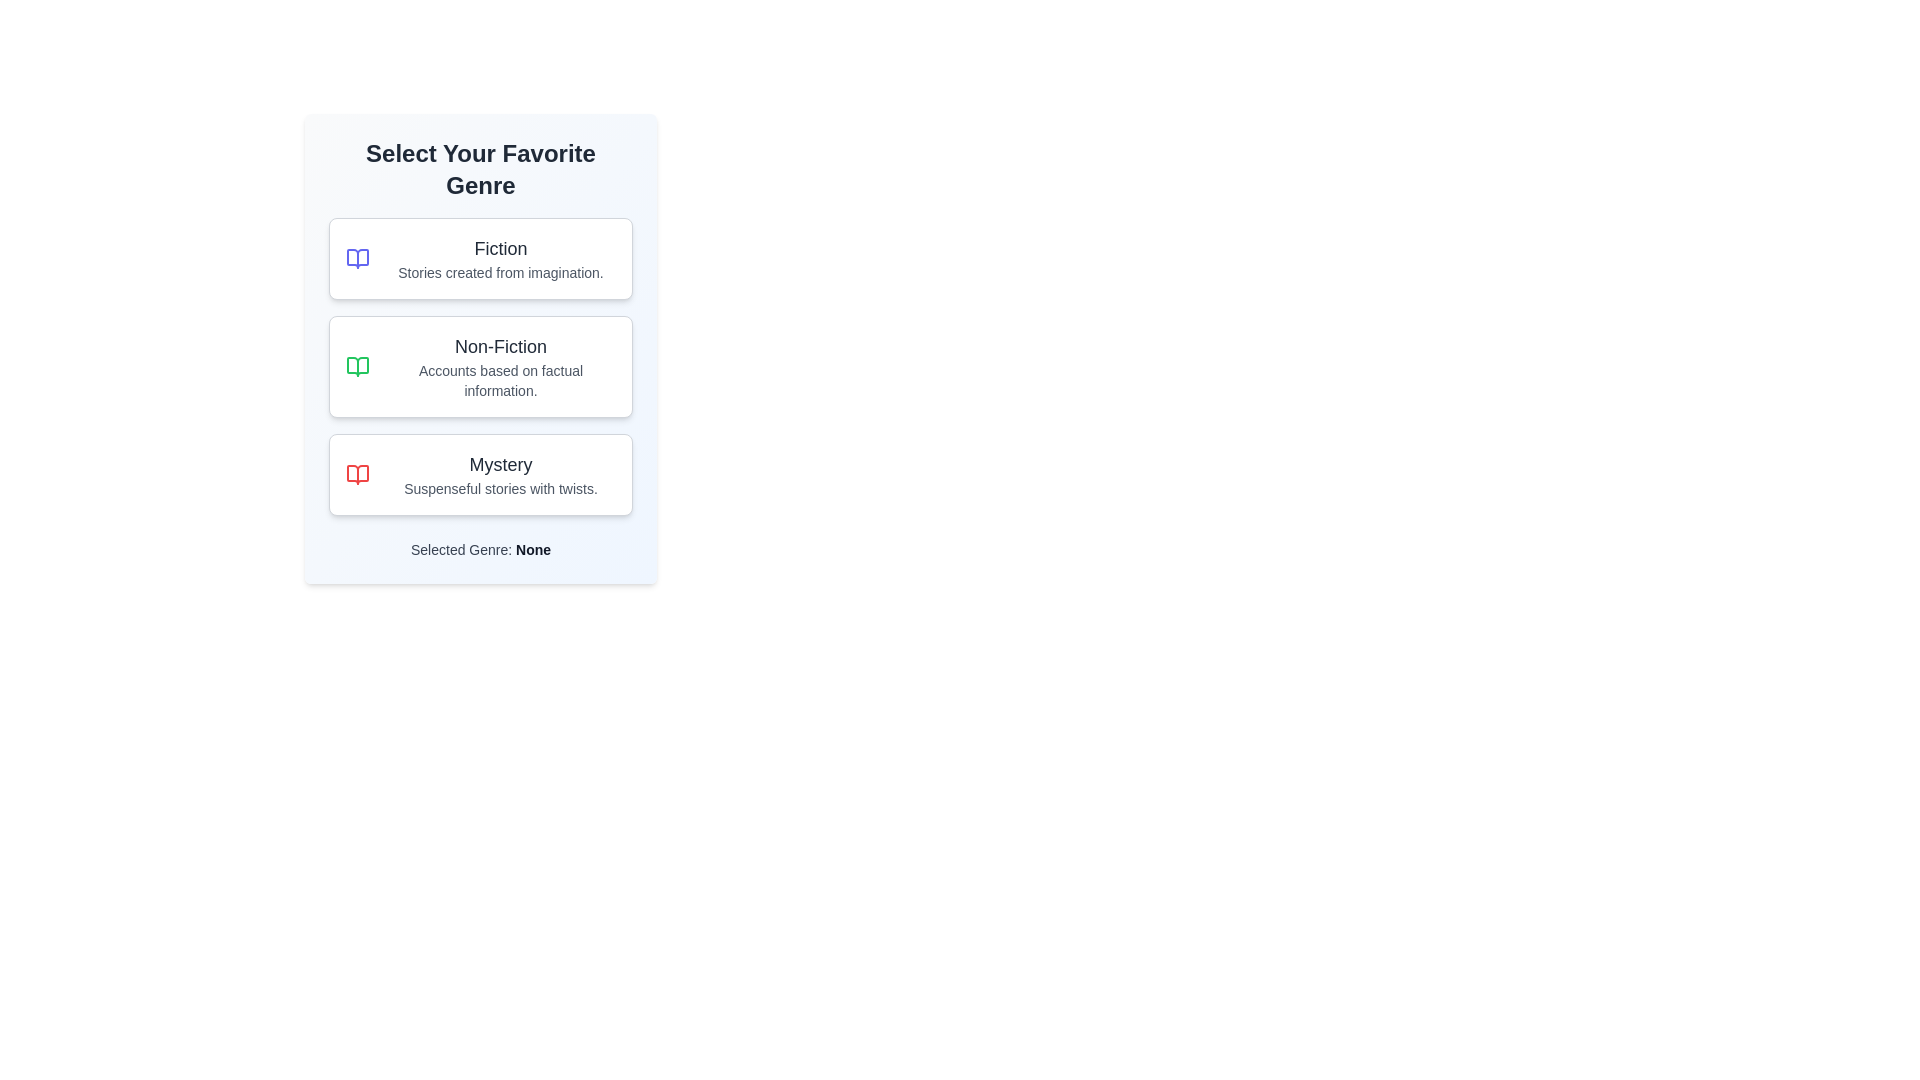  Describe the element at coordinates (500, 257) in the screenshot. I see `the 'Fiction' category text content block in the 'Select Your Favorite Genre' interface, which is the first item in the vertical list of options` at that location.